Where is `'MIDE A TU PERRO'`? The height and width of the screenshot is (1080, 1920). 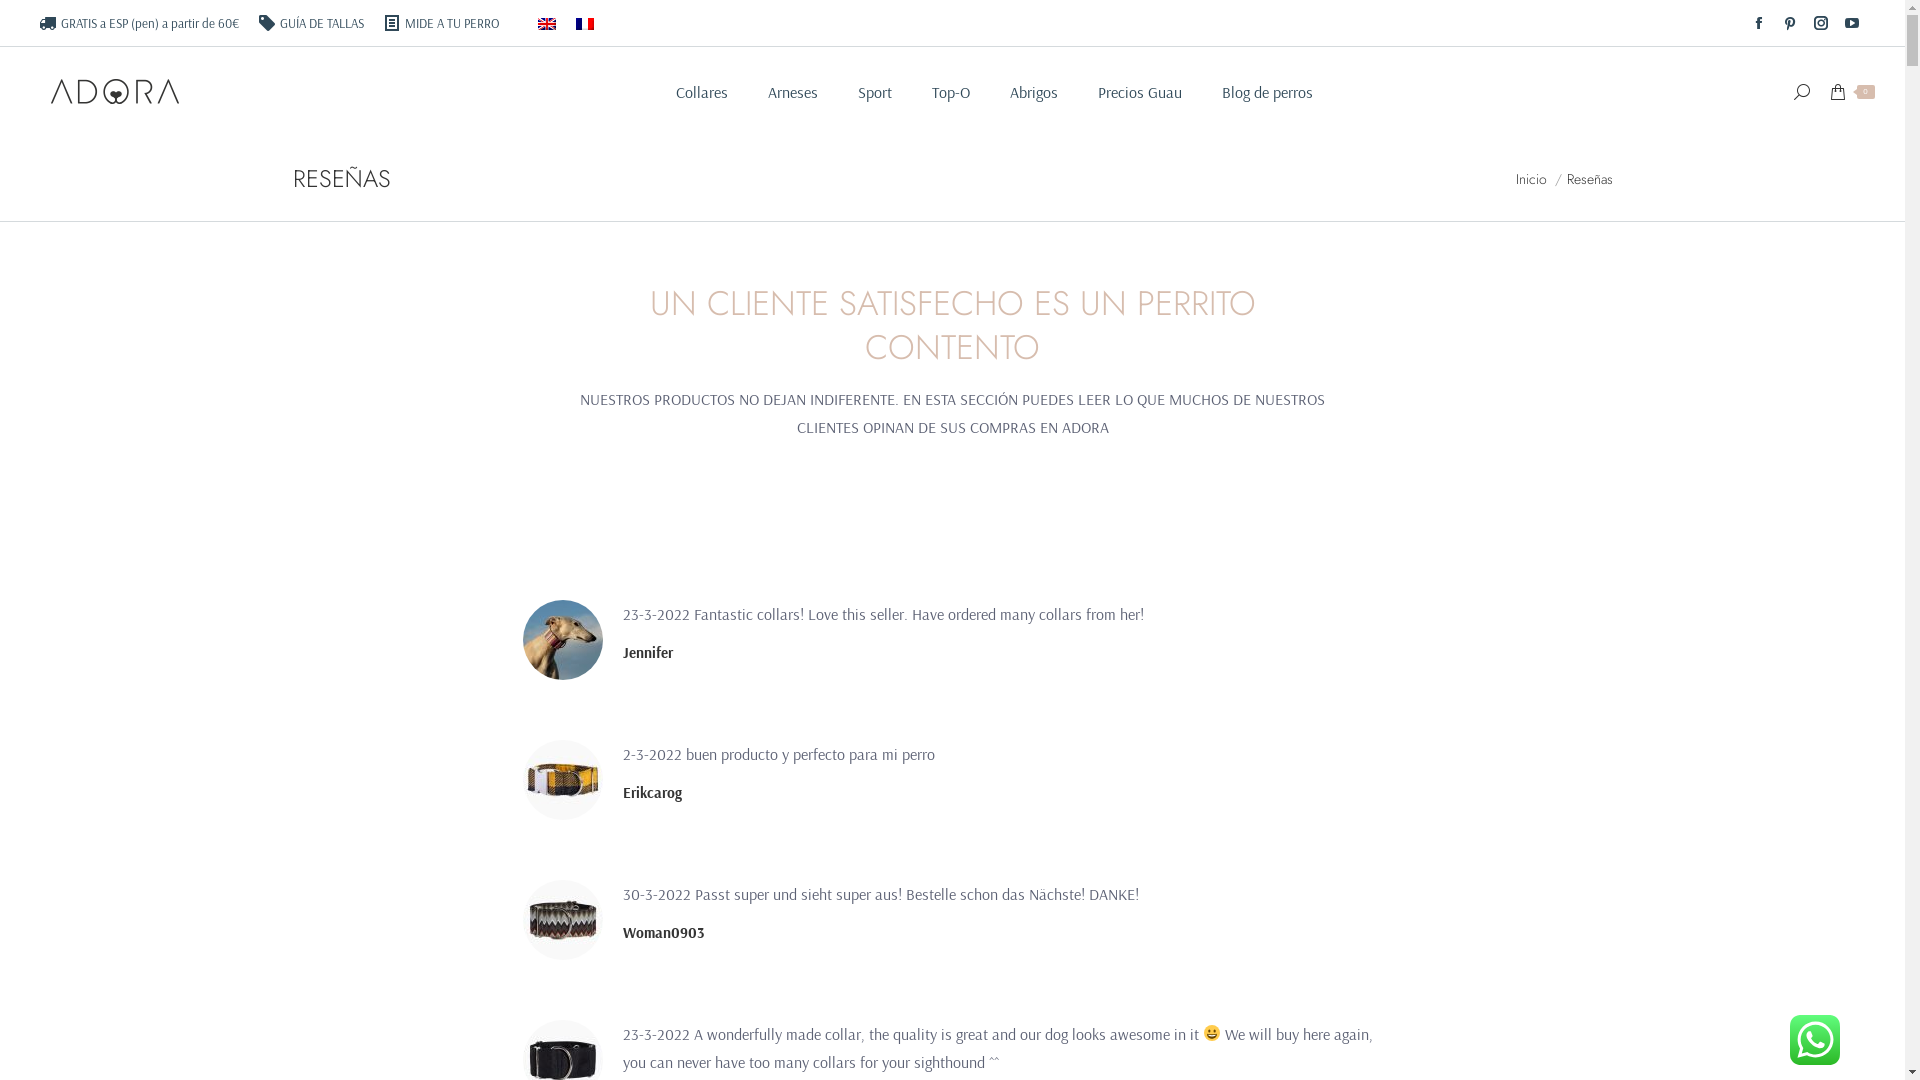 'MIDE A TU PERRO' is located at coordinates (440, 23).